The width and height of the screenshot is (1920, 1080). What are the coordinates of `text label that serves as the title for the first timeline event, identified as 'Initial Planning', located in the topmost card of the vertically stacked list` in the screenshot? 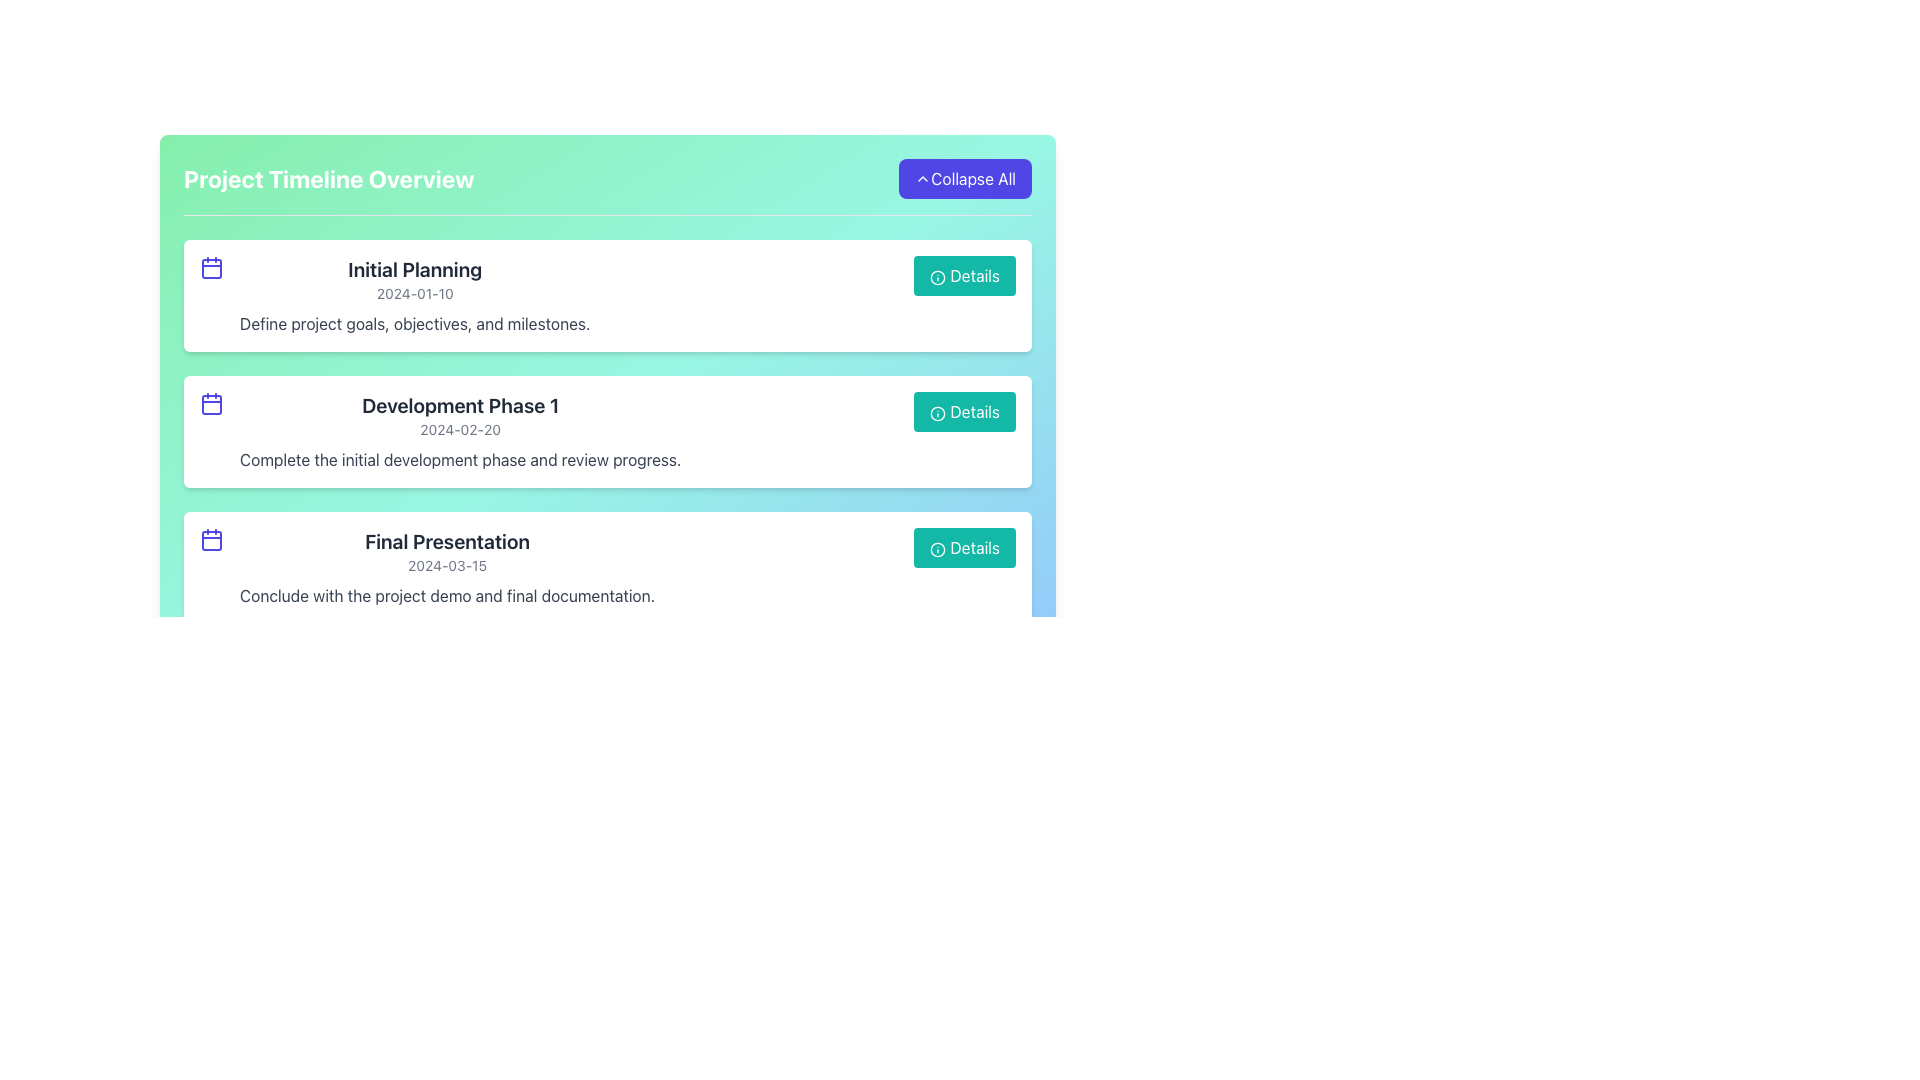 It's located at (414, 270).